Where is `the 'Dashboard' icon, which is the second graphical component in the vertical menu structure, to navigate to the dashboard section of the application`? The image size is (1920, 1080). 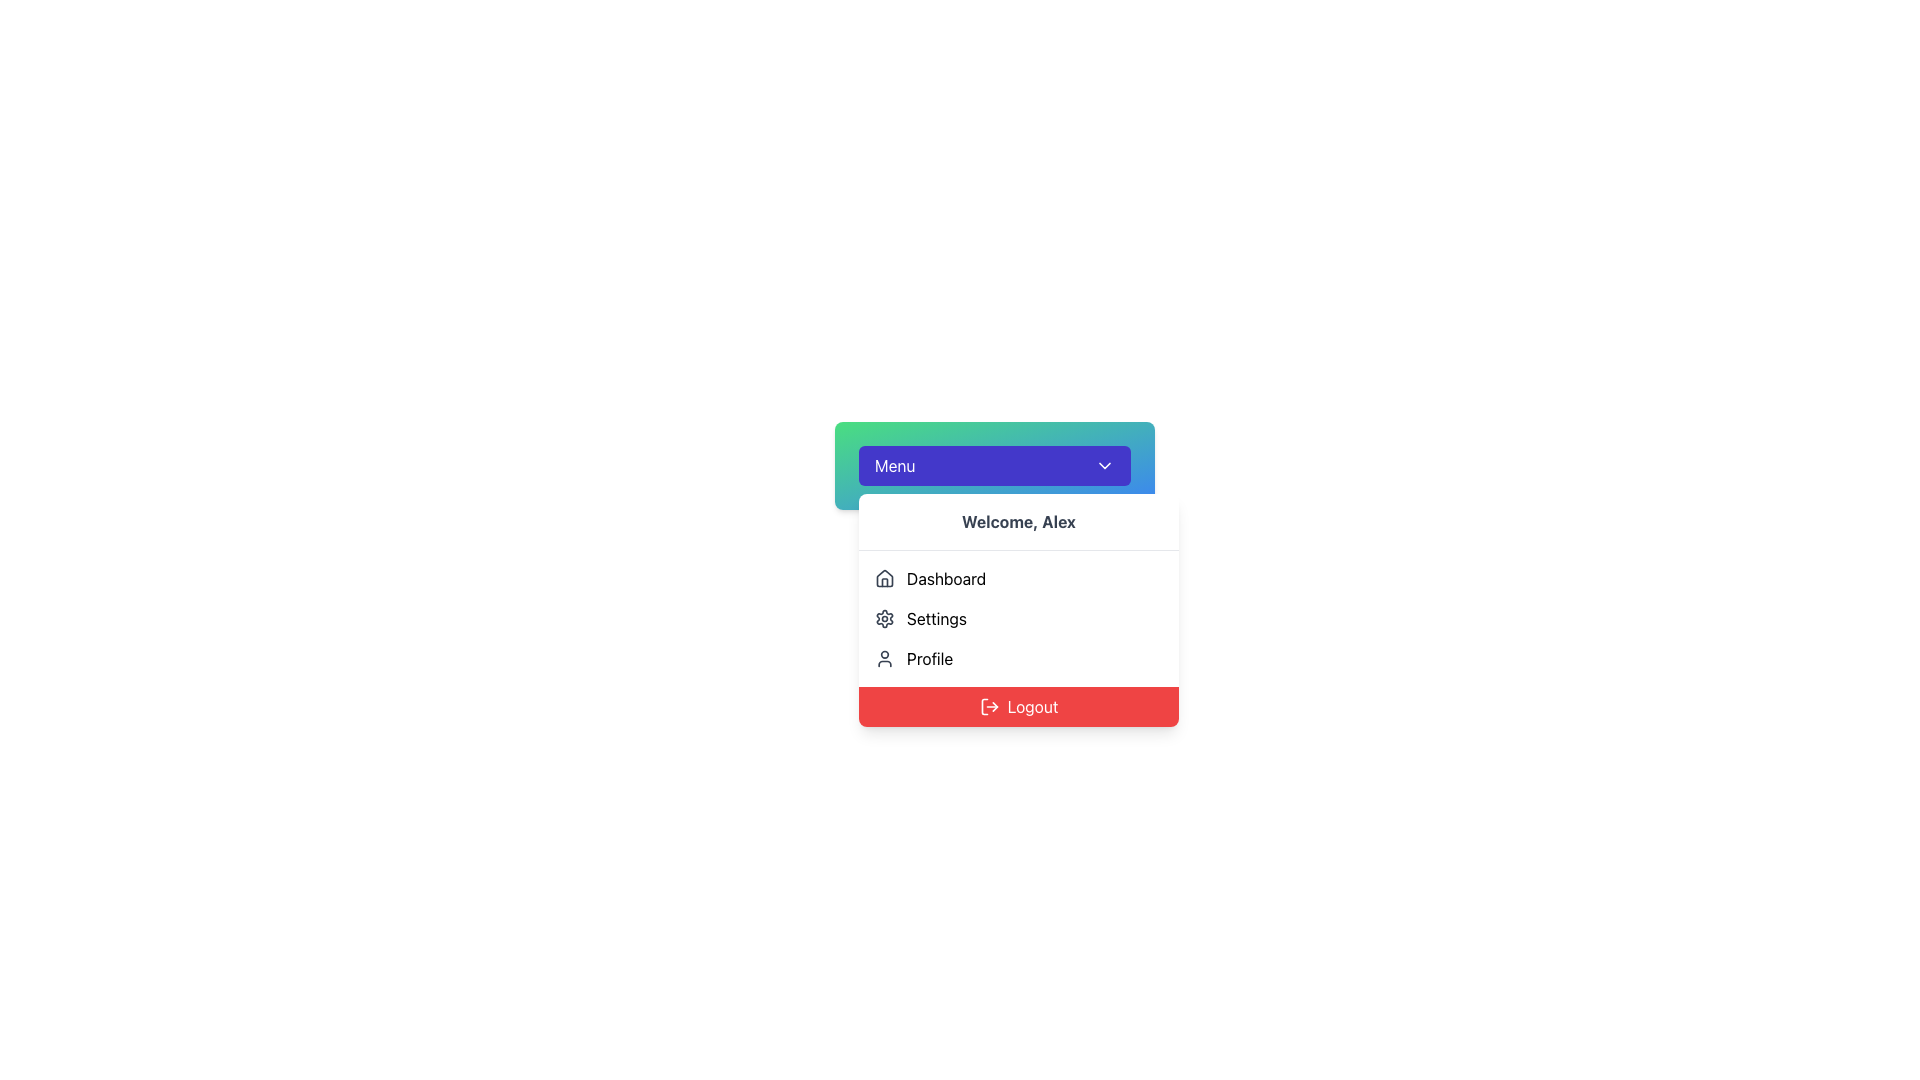
the 'Dashboard' icon, which is the second graphical component in the vertical menu structure, to navigate to the dashboard section of the application is located at coordinates (883, 578).